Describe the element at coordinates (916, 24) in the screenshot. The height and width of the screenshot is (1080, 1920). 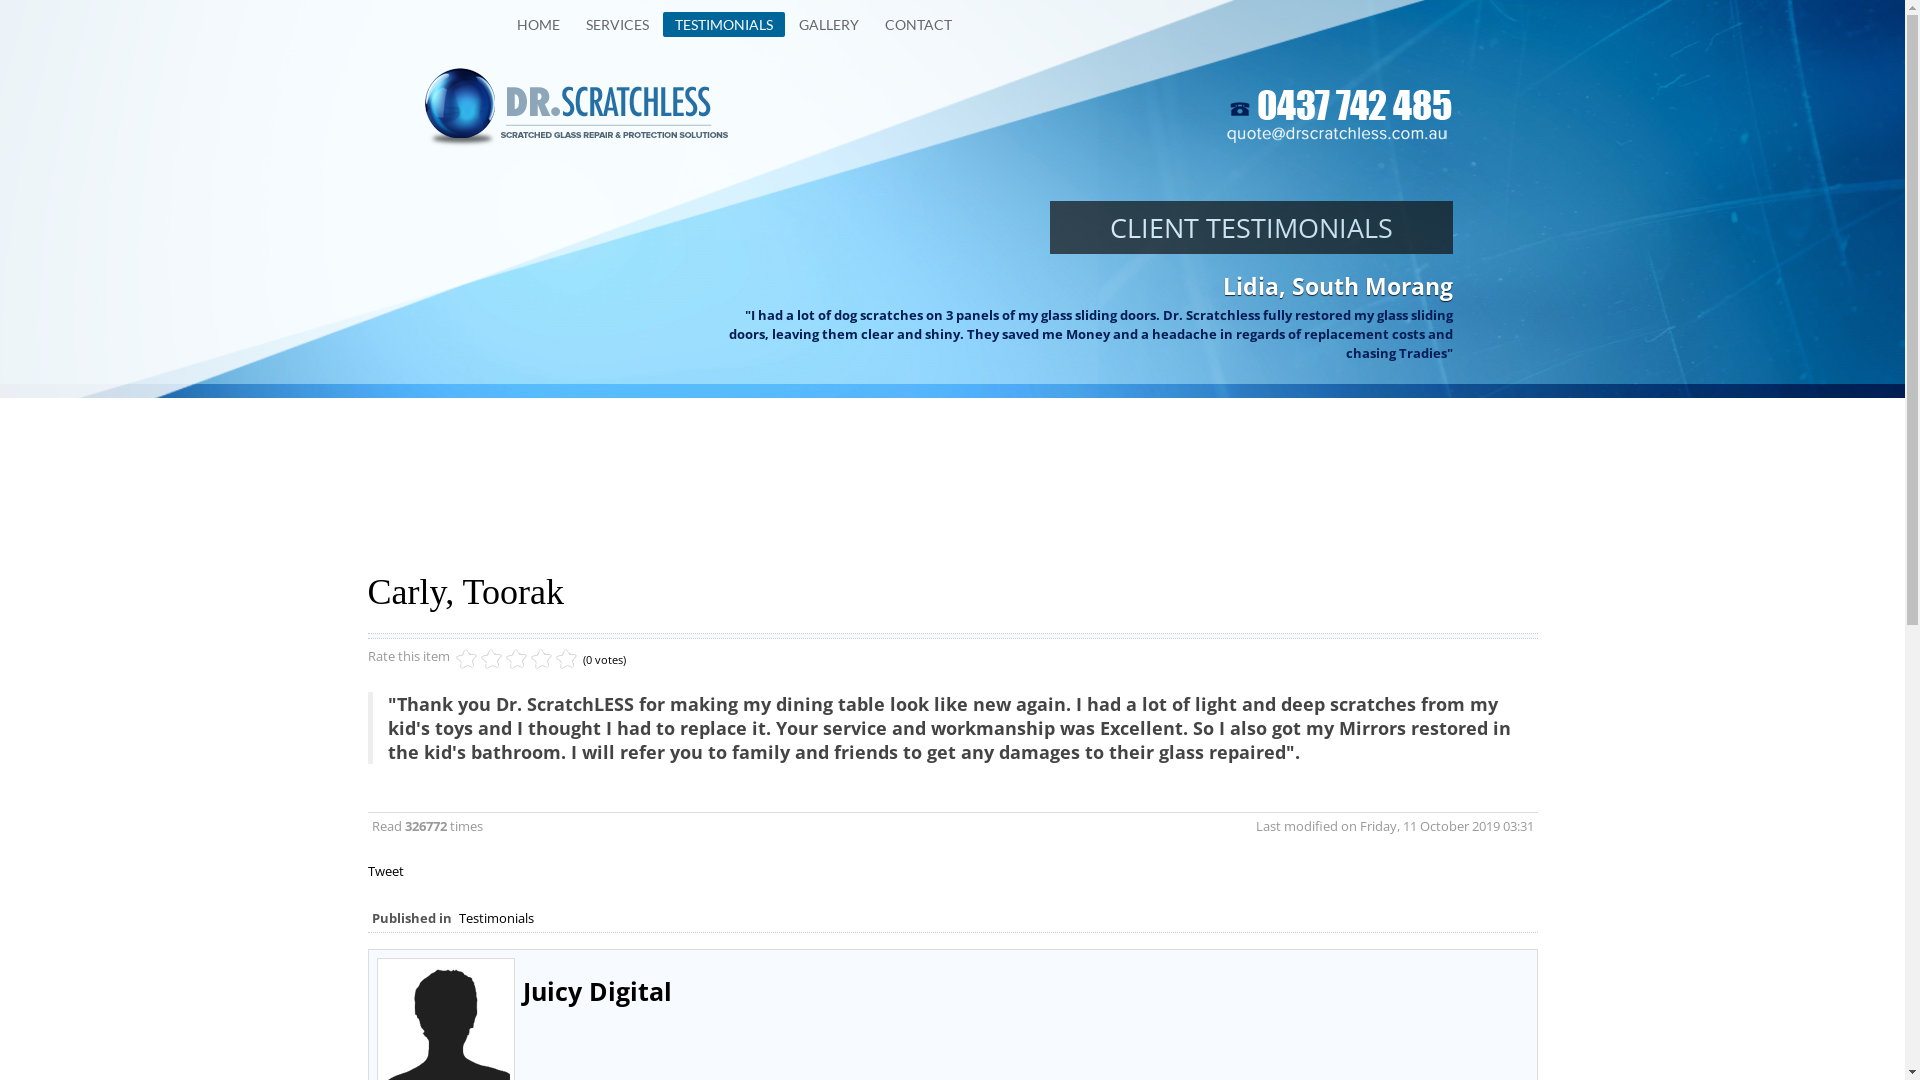
I see `'CONTACT'` at that location.